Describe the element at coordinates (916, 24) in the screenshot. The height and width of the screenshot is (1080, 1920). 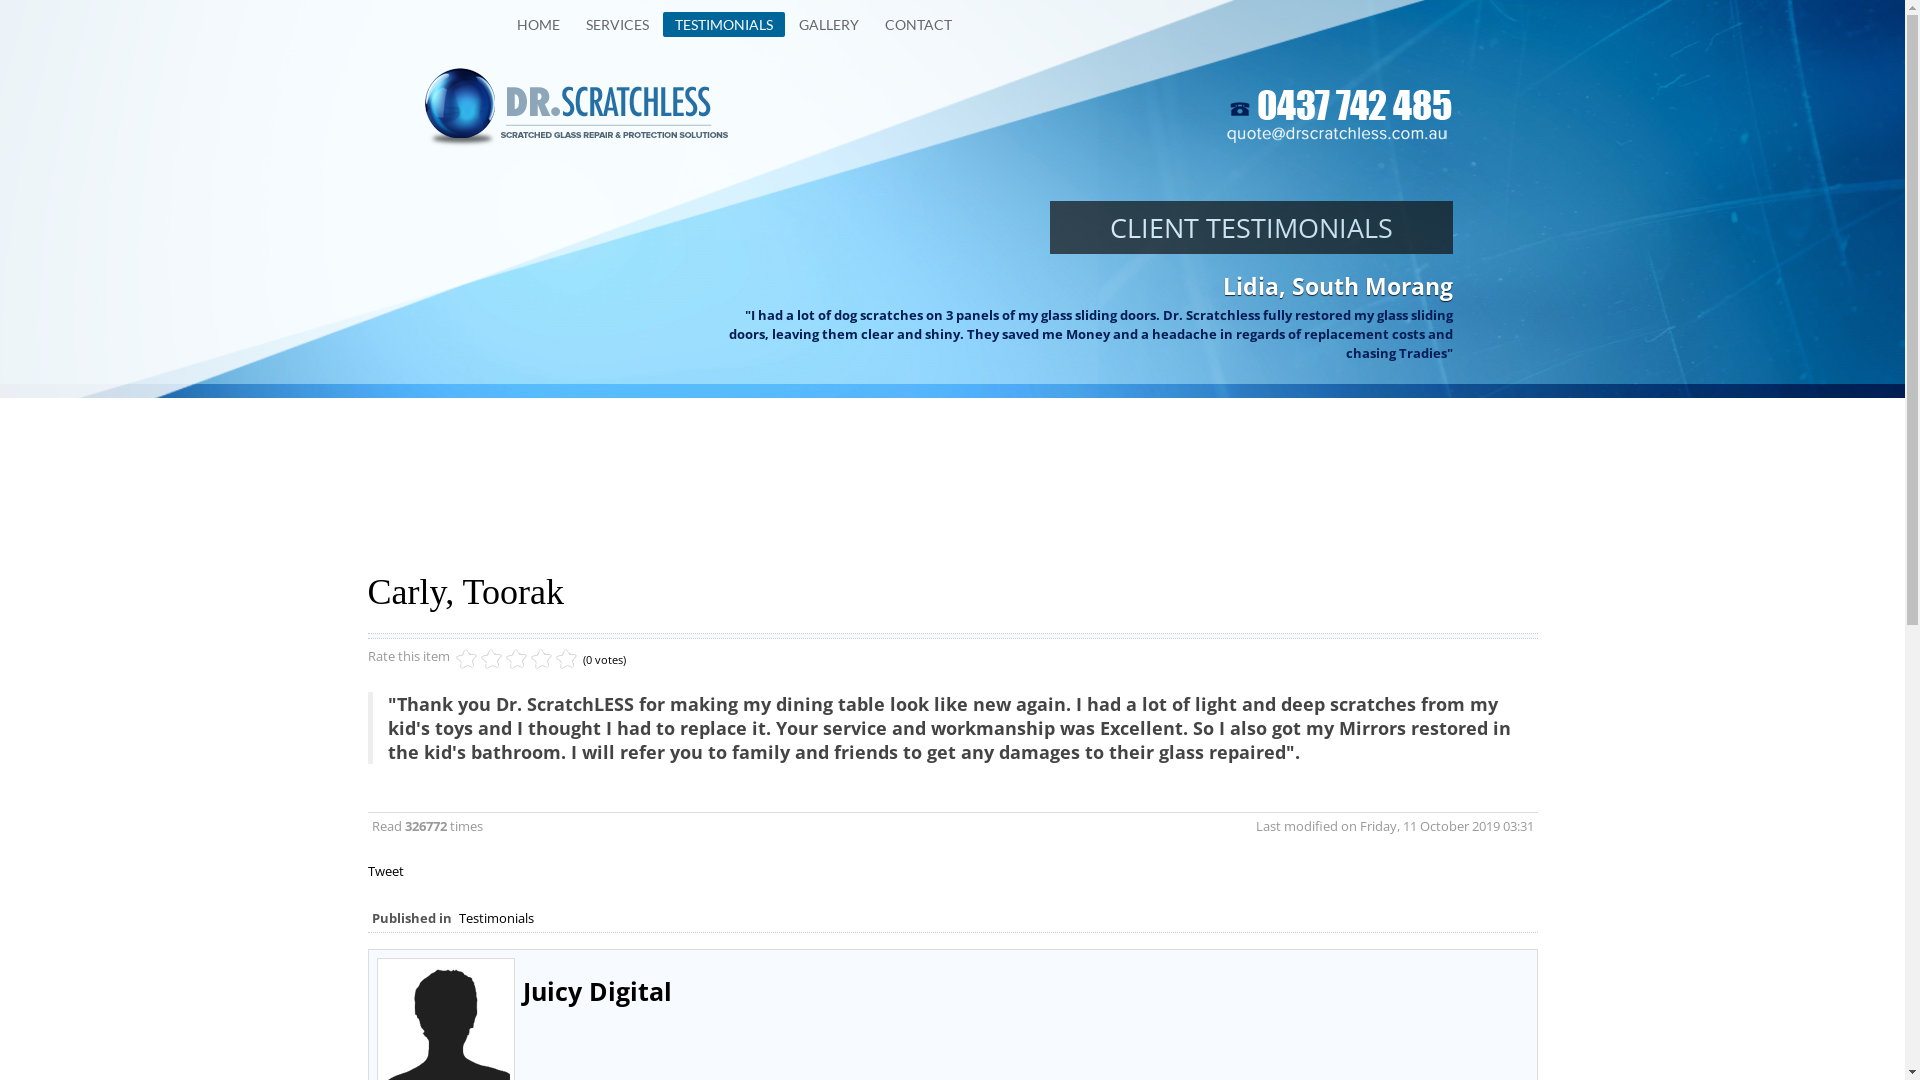
I see `'CONTACT'` at that location.